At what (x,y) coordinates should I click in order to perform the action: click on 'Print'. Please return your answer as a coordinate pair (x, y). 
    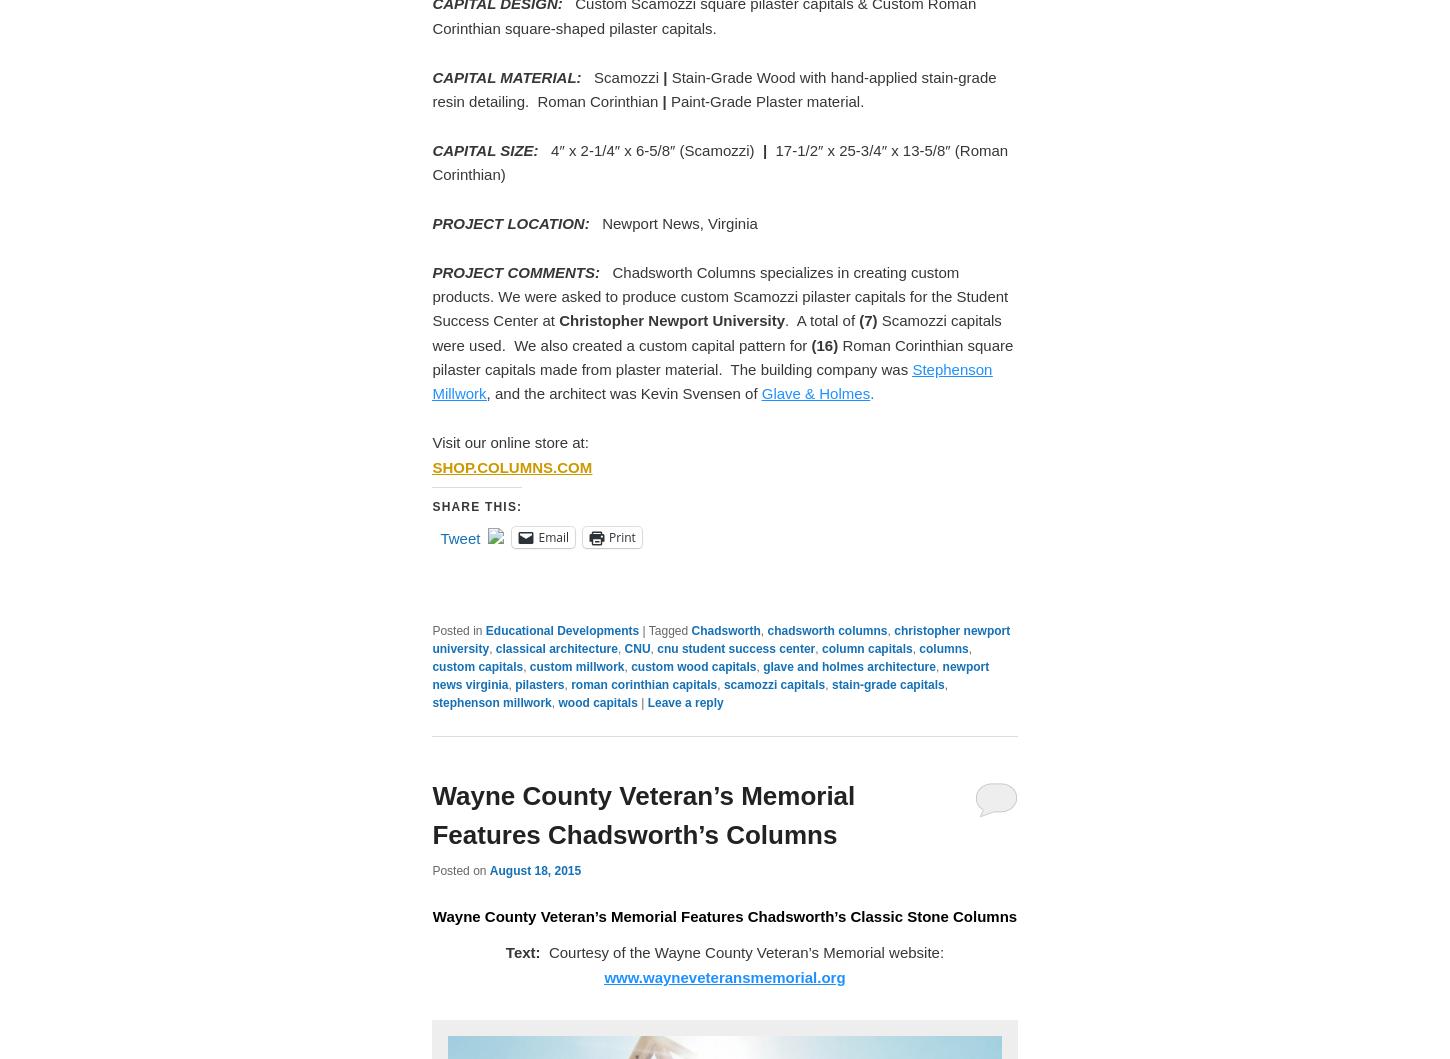
    Looking at the image, I should click on (608, 535).